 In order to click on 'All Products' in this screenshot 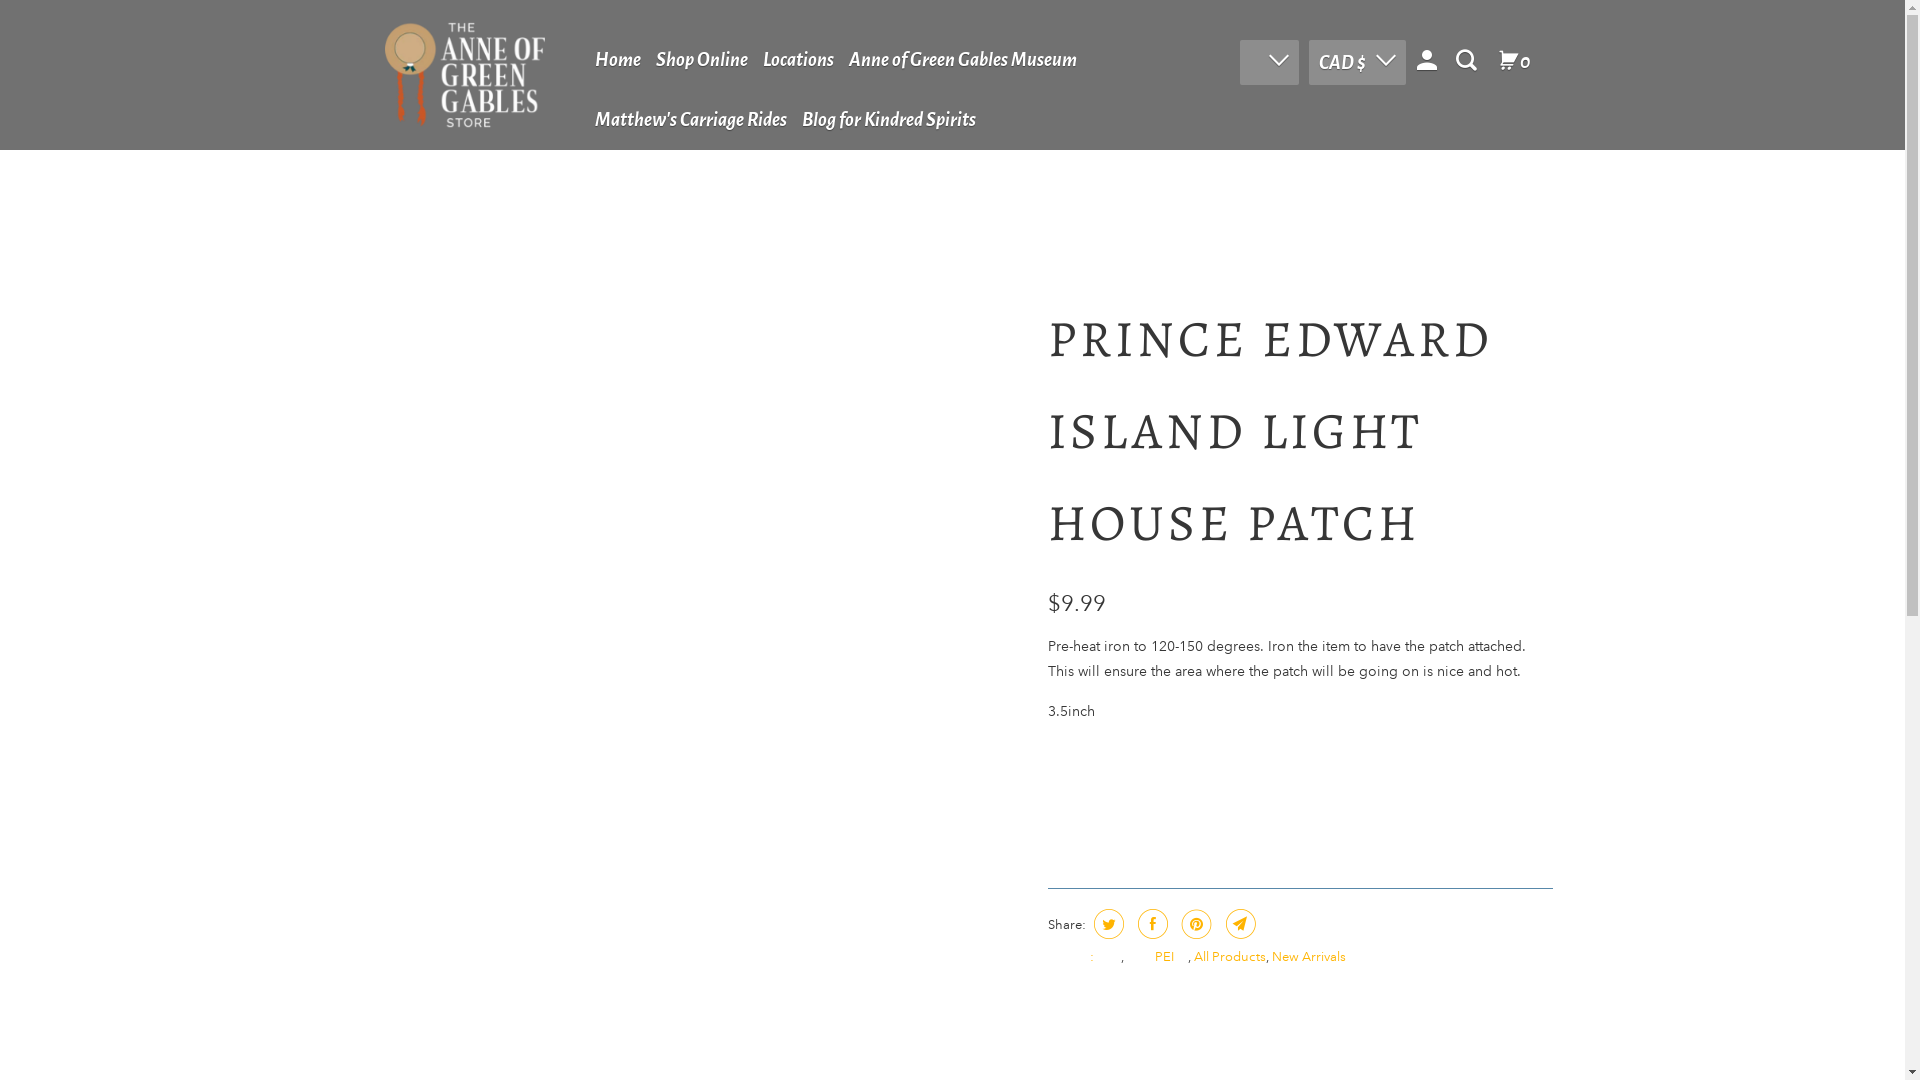, I will do `click(1228, 955)`.